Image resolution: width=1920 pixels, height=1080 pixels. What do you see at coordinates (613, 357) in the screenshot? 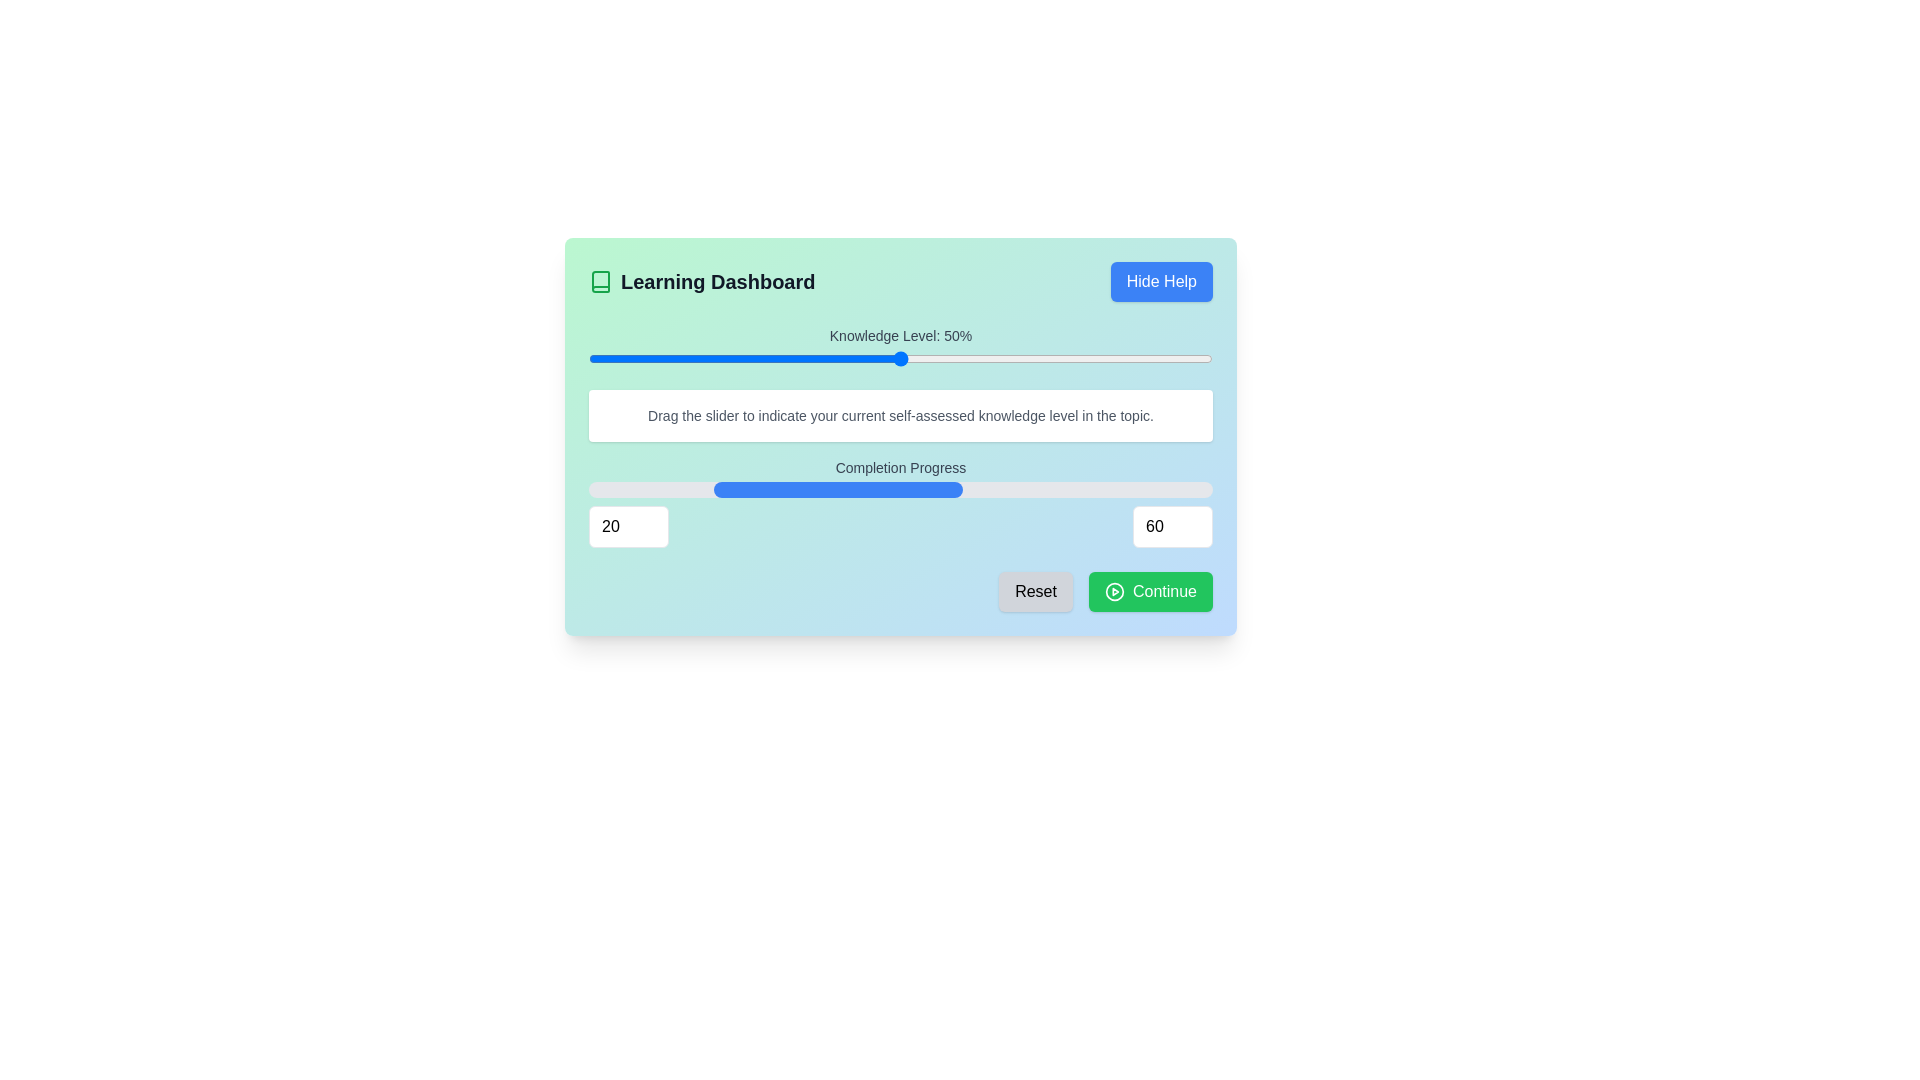
I see `the knowledge level` at bounding box center [613, 357].